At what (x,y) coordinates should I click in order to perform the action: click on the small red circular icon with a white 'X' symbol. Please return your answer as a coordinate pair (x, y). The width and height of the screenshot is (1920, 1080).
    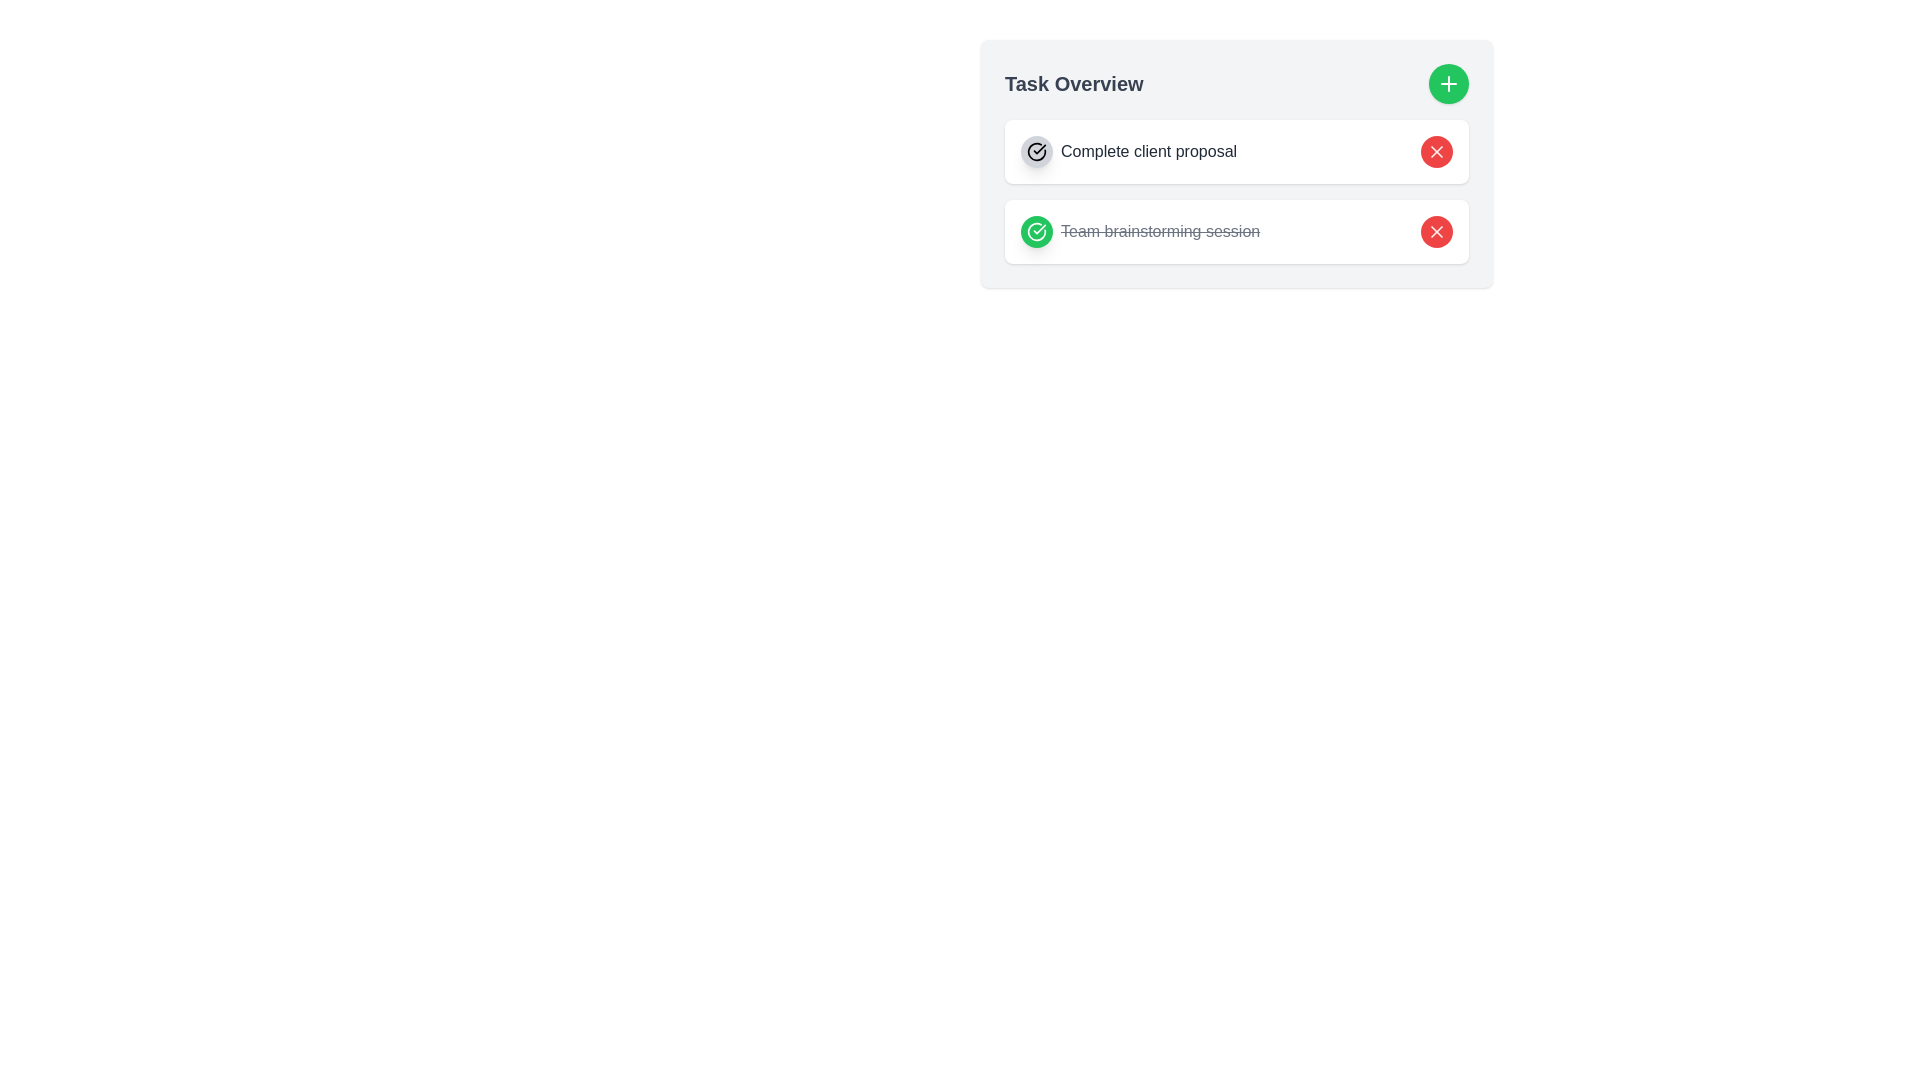
    Looking at the image, I should click on (1435, 230).